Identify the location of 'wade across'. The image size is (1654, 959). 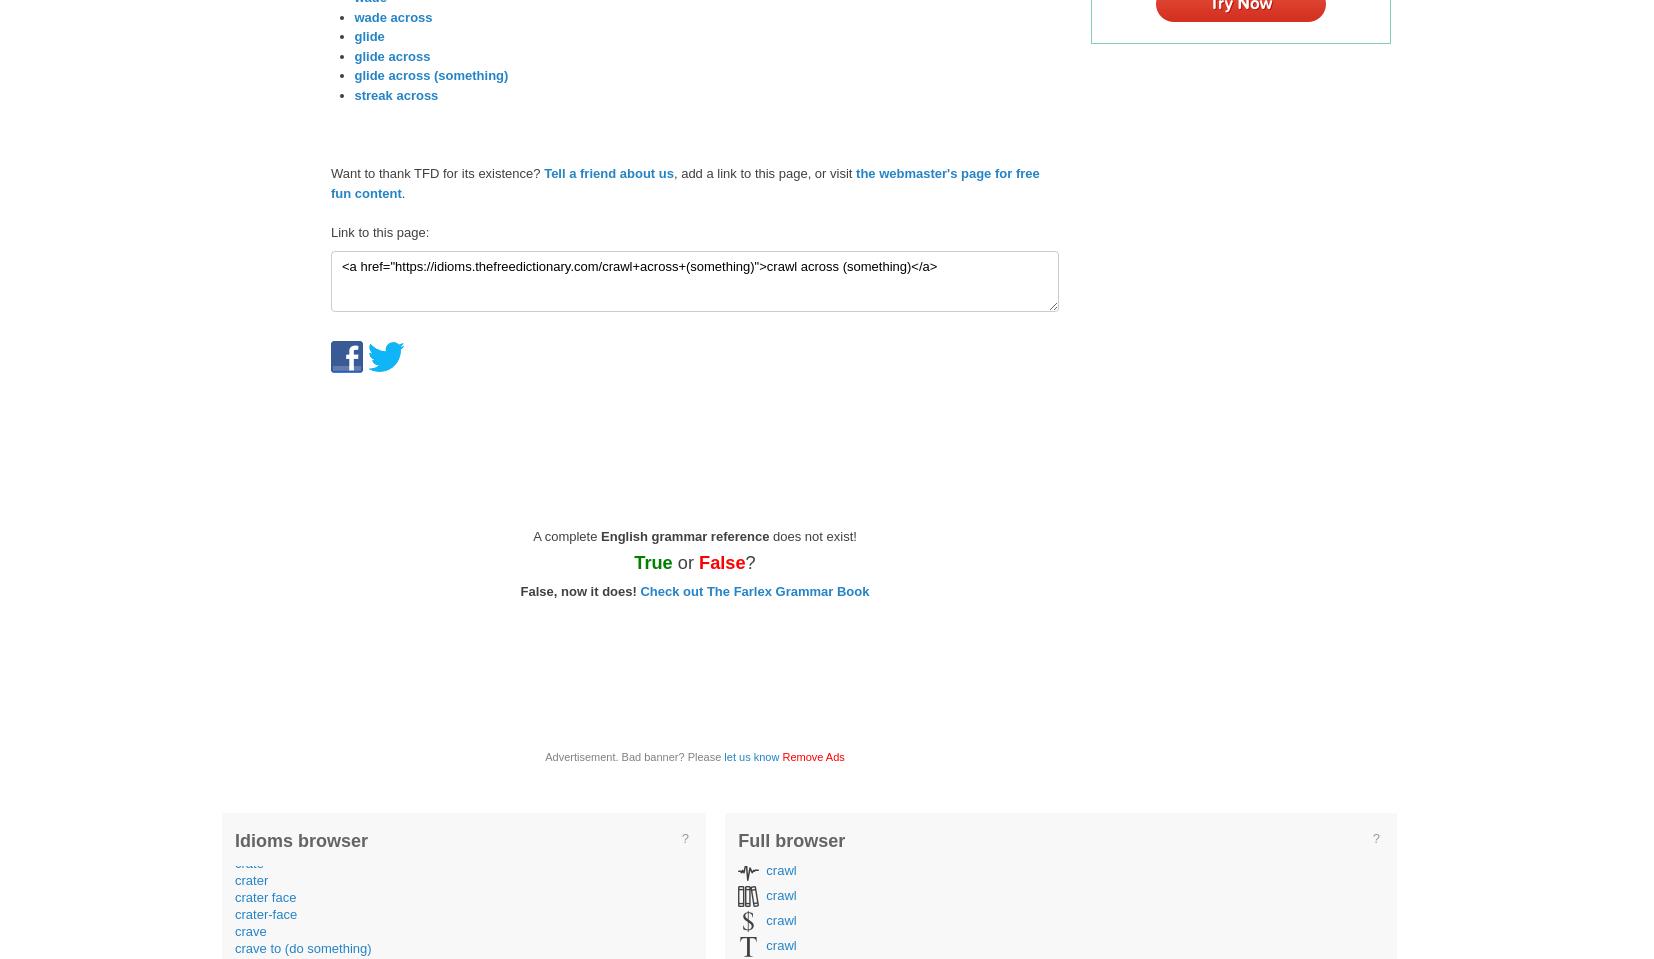
(391, 15).